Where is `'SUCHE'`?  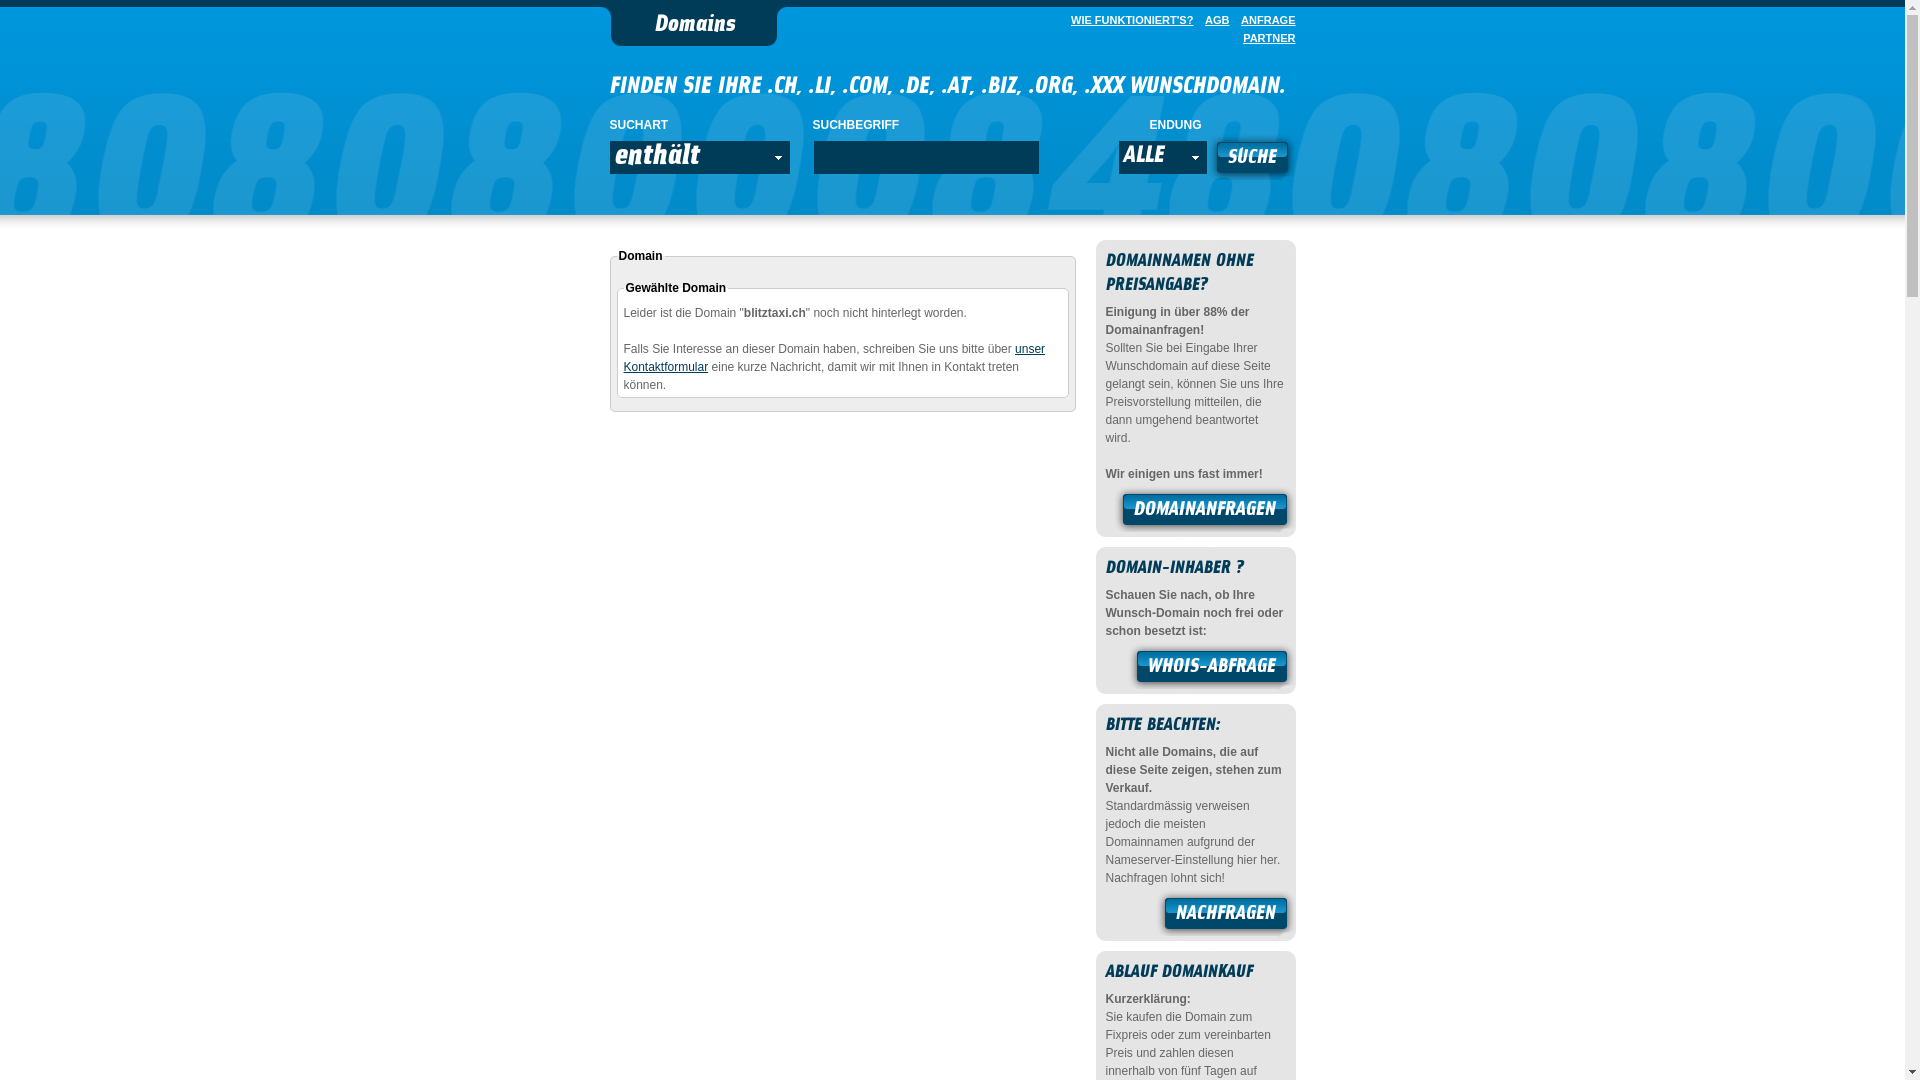
'SUCHE' is located at coordinates (1251, 158).